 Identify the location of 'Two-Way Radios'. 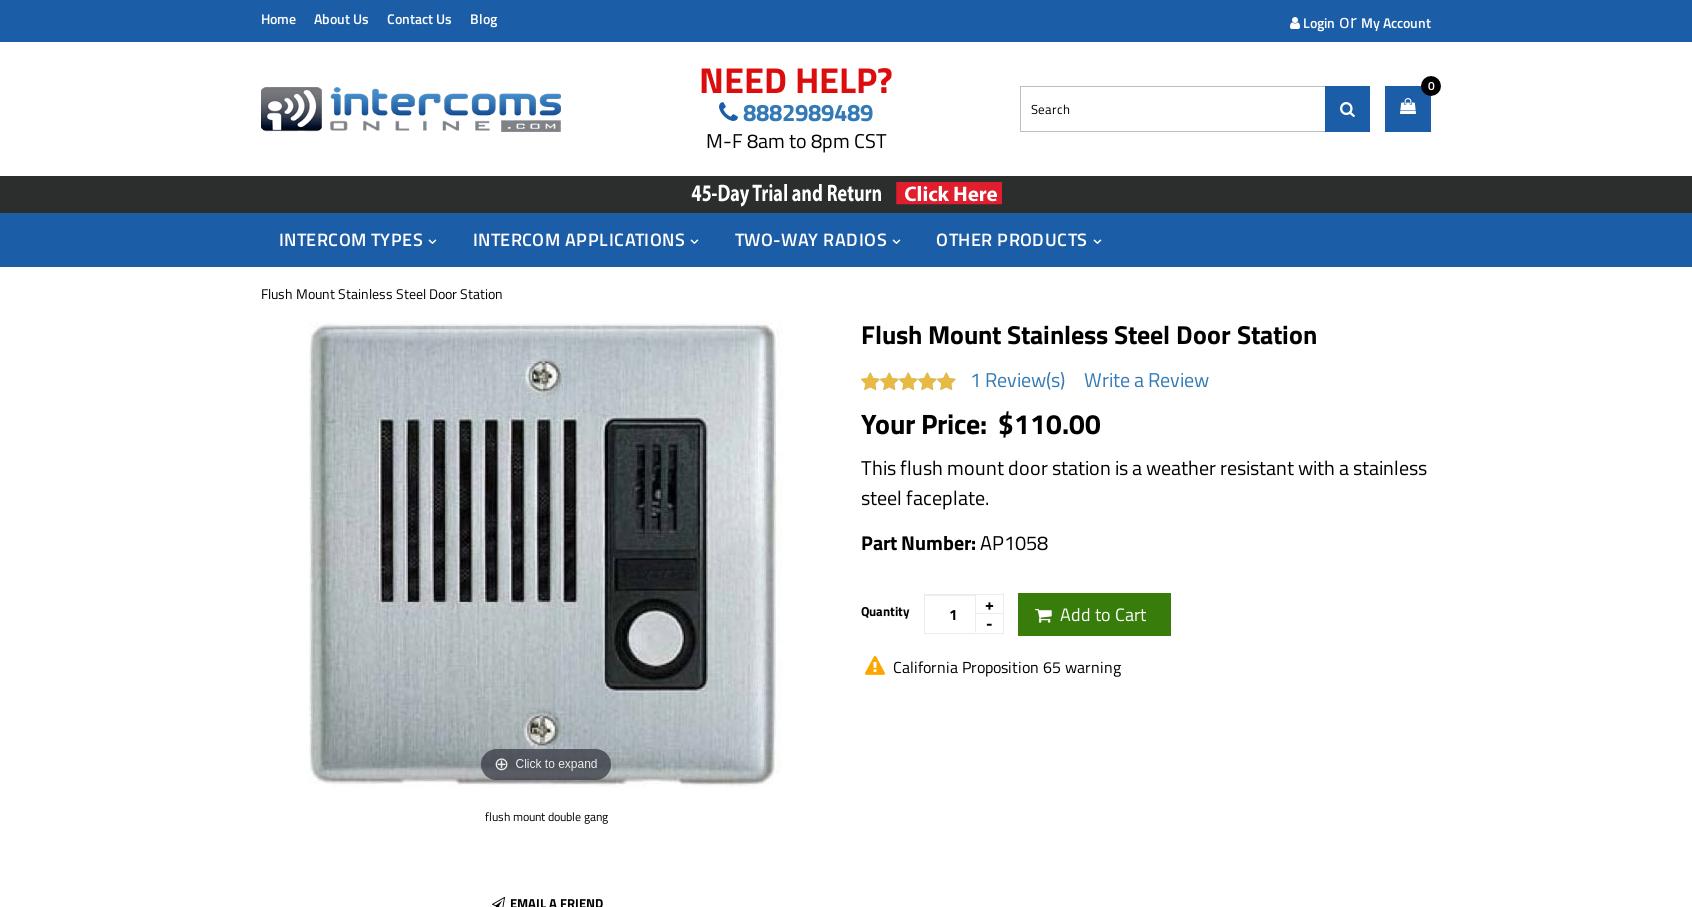
(809, 239).